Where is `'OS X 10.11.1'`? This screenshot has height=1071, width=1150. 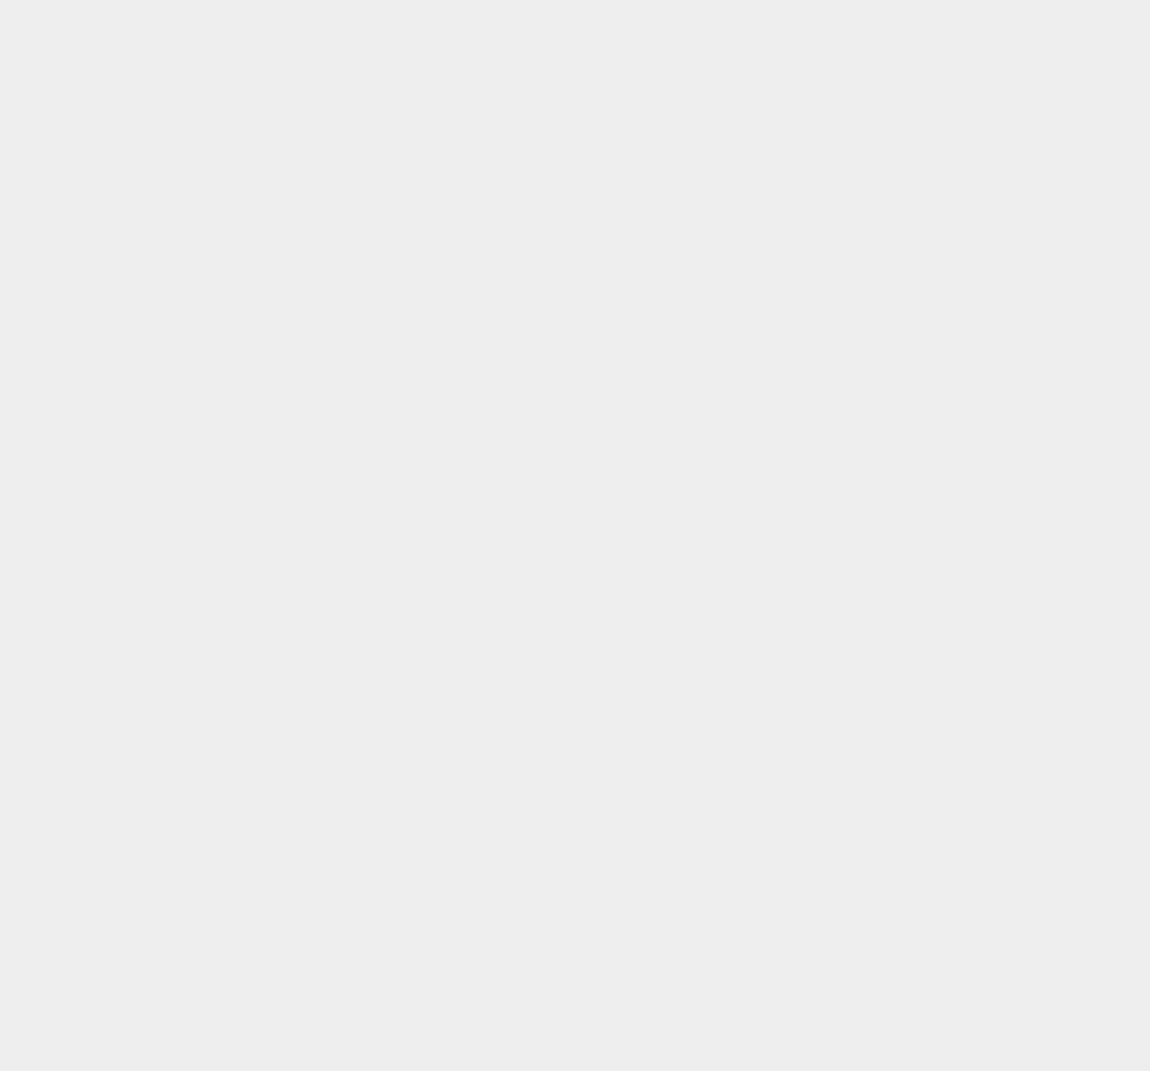 'OS X 10.11.1' is located at coordinates (852, 490).